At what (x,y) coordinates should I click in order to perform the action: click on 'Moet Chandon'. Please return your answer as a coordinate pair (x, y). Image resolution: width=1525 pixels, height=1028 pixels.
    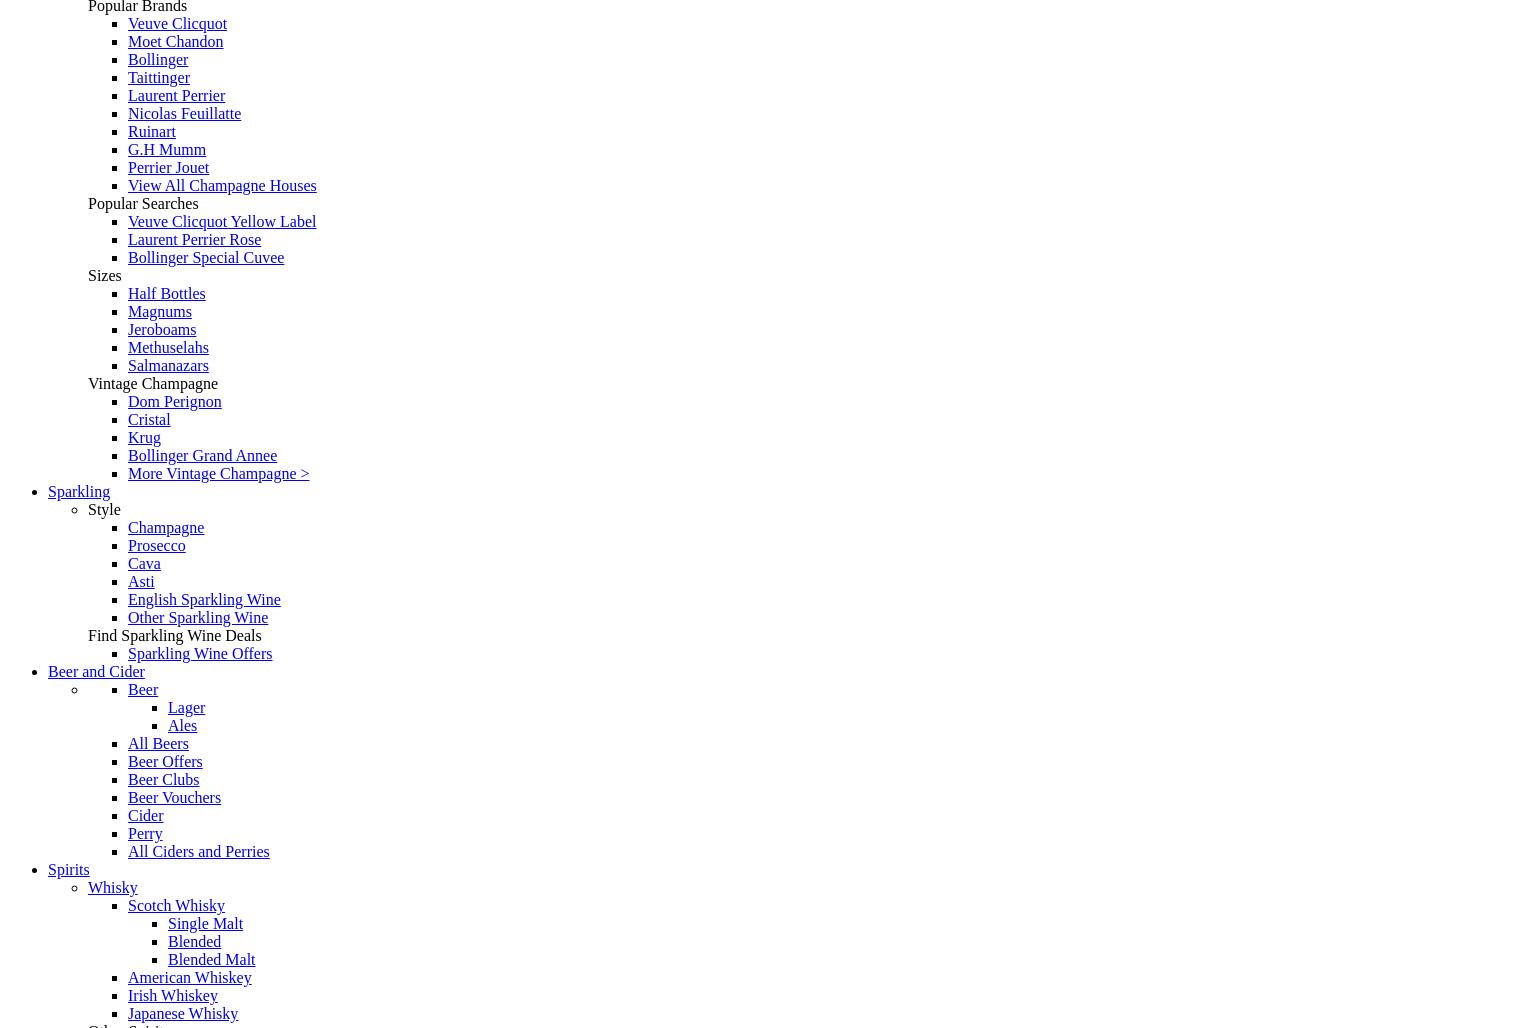
    Looking at the image, I should click on (174, 41).